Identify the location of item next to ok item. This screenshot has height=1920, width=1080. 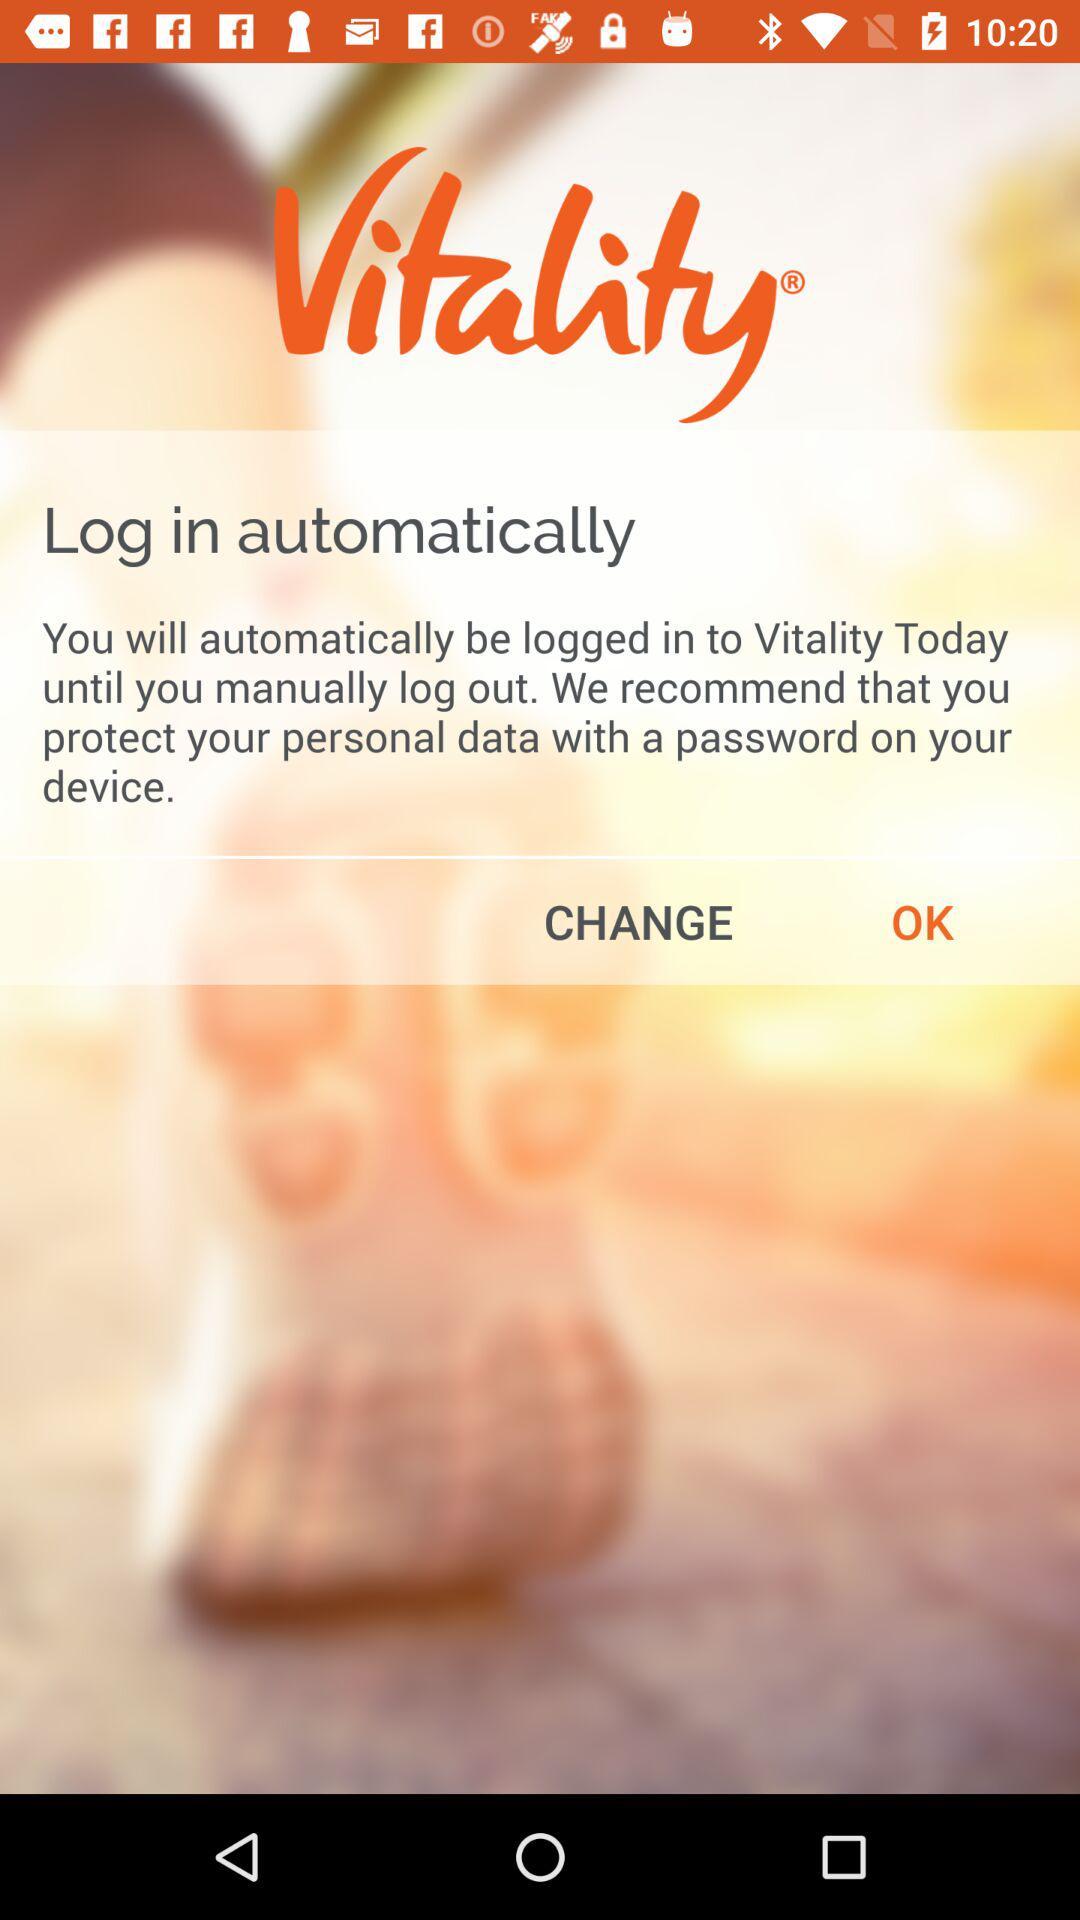
(638, 920).